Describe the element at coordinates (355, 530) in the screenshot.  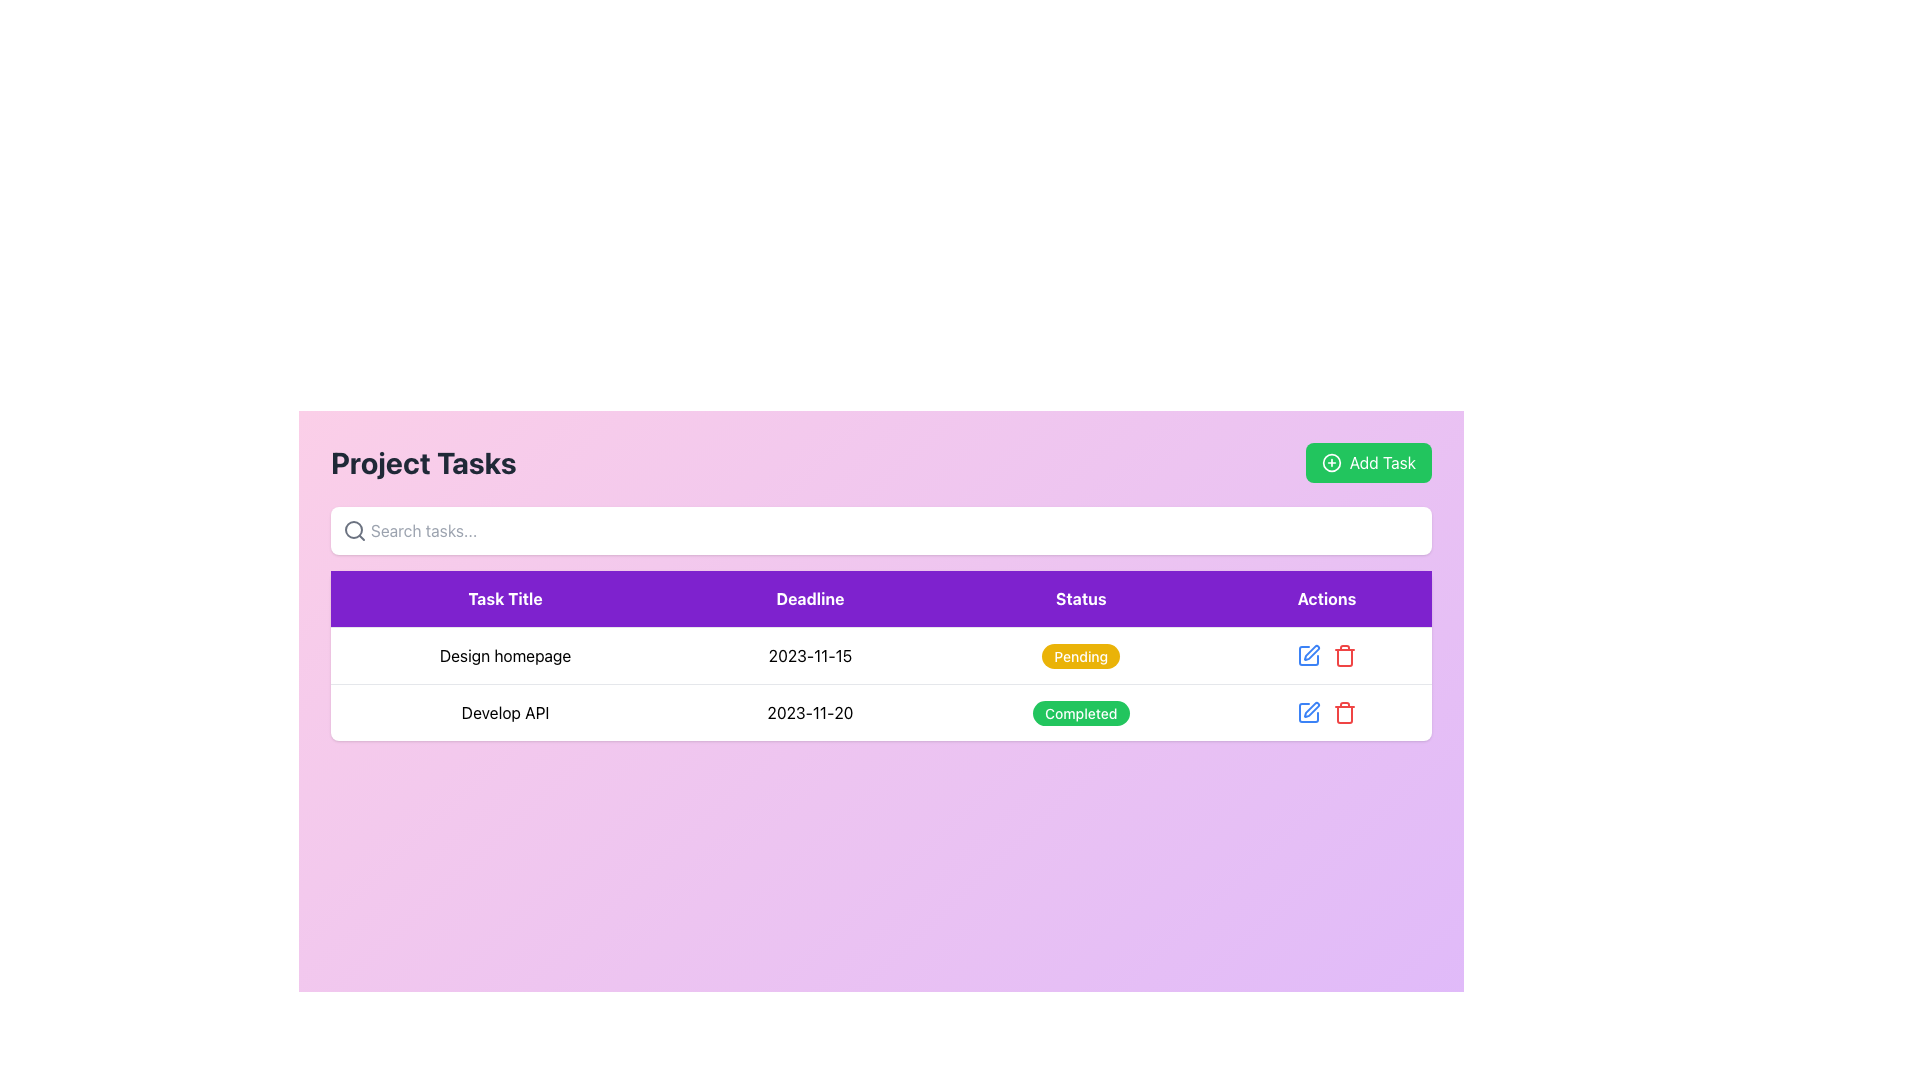
I see `the search icon resembling a magnifying glass located on the left side of the search input box labeled 'Search tasks...'` at that location.